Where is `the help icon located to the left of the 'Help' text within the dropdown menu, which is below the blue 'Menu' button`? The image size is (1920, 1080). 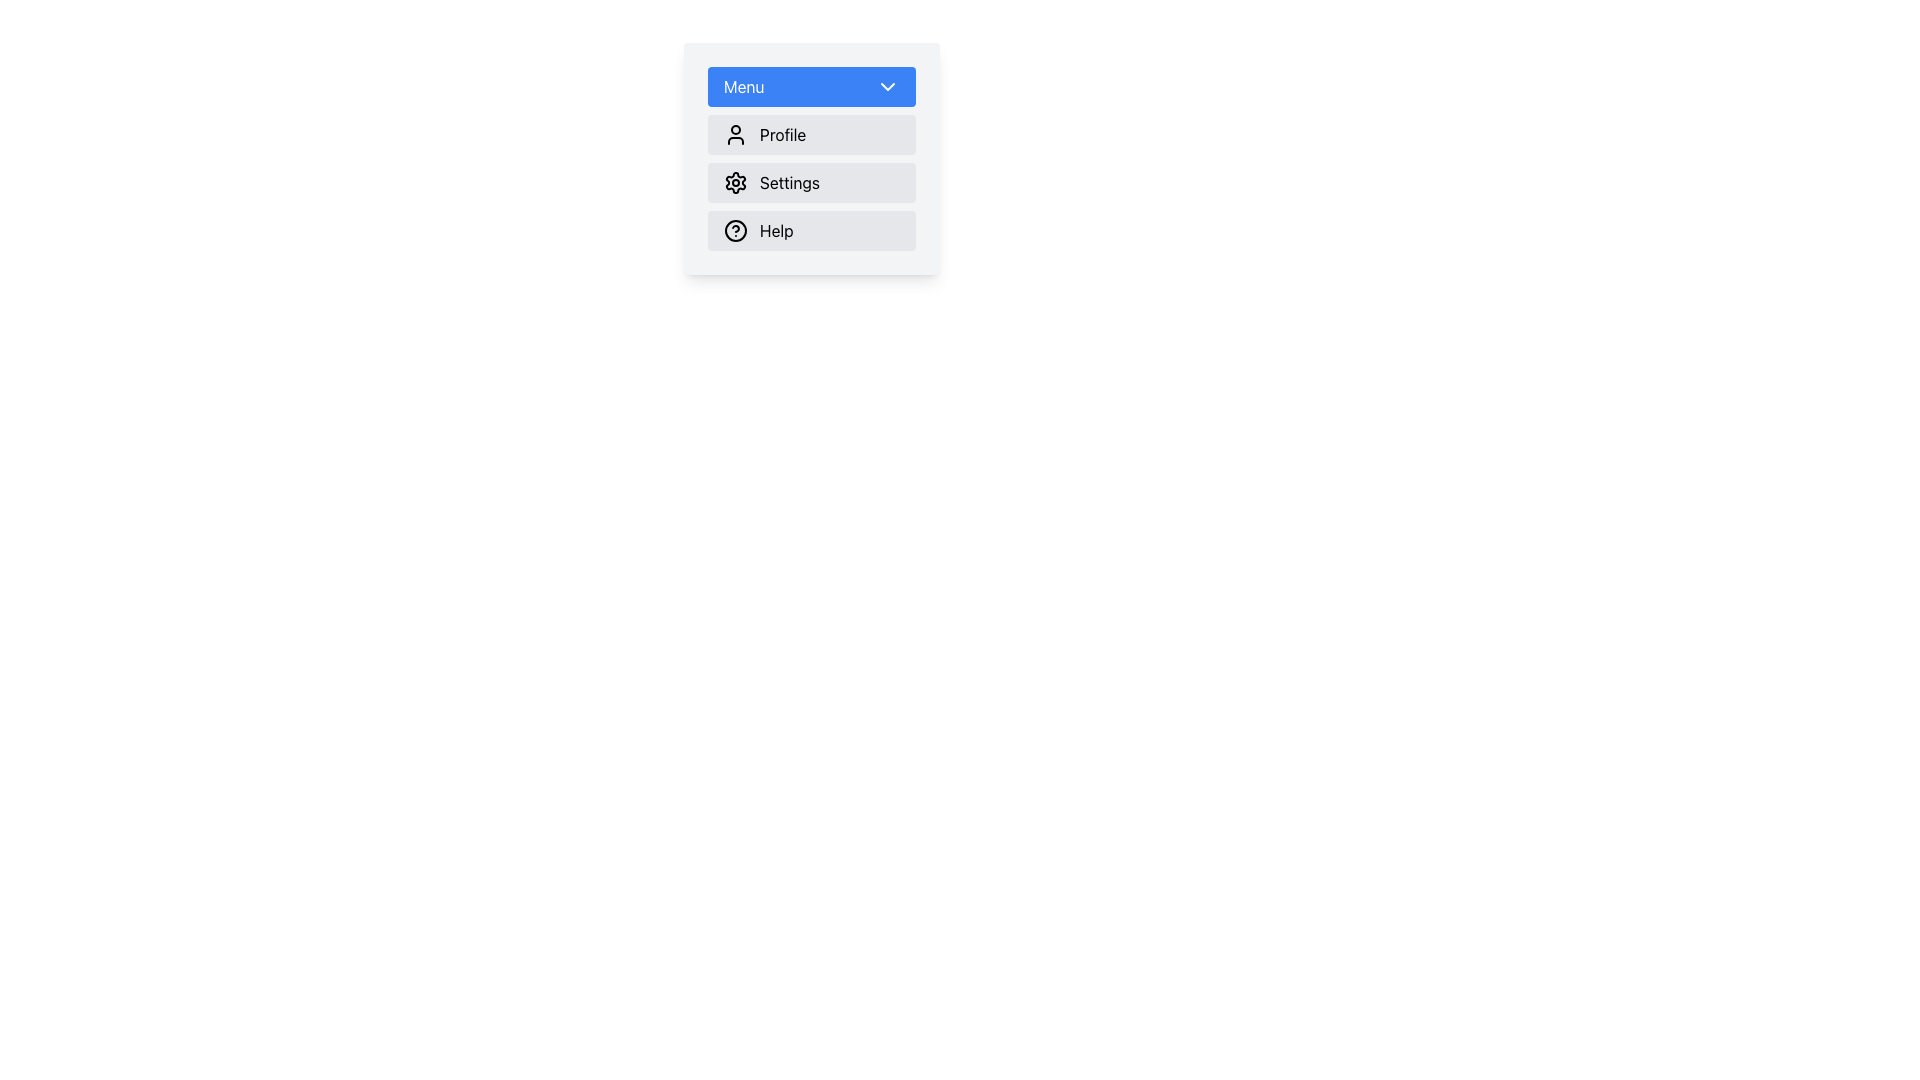
the help icon located to the left of the 'Help' text within the dropdown menu, which is below the blue 'Menu' button is located at coordinates (734, 230).